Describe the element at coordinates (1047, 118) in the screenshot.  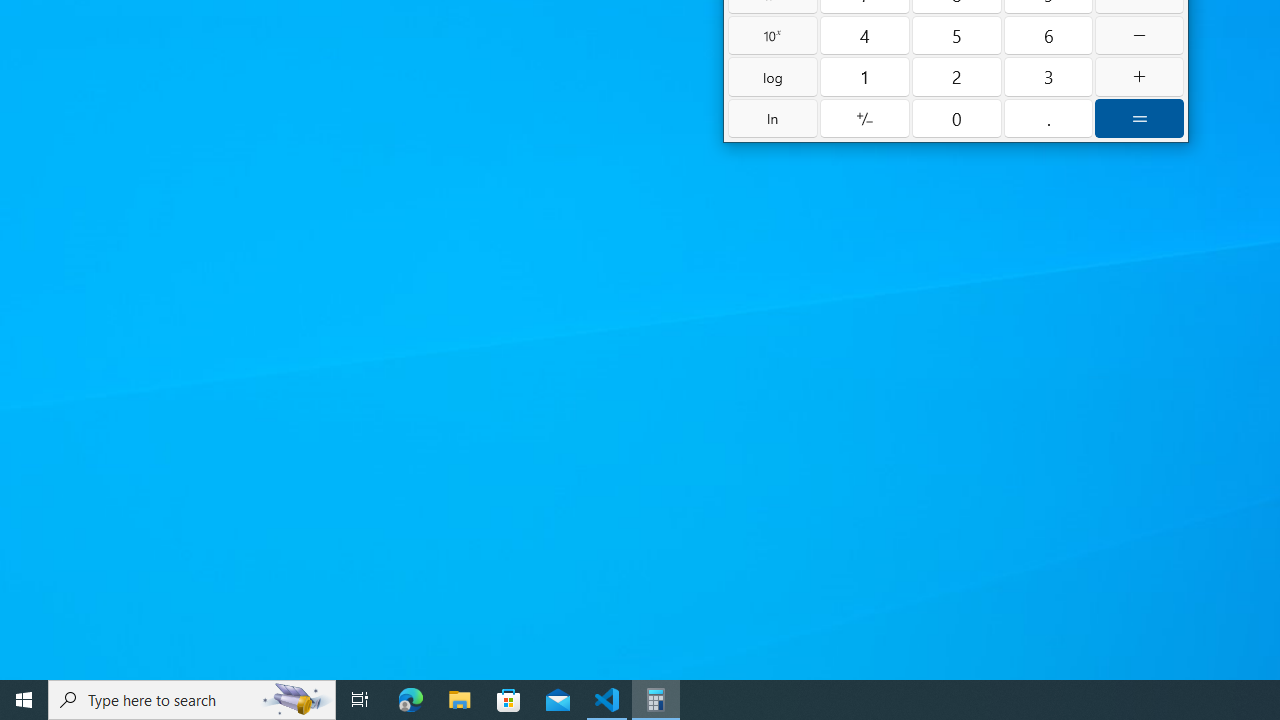
I see `'Decimal separator'` at that location.